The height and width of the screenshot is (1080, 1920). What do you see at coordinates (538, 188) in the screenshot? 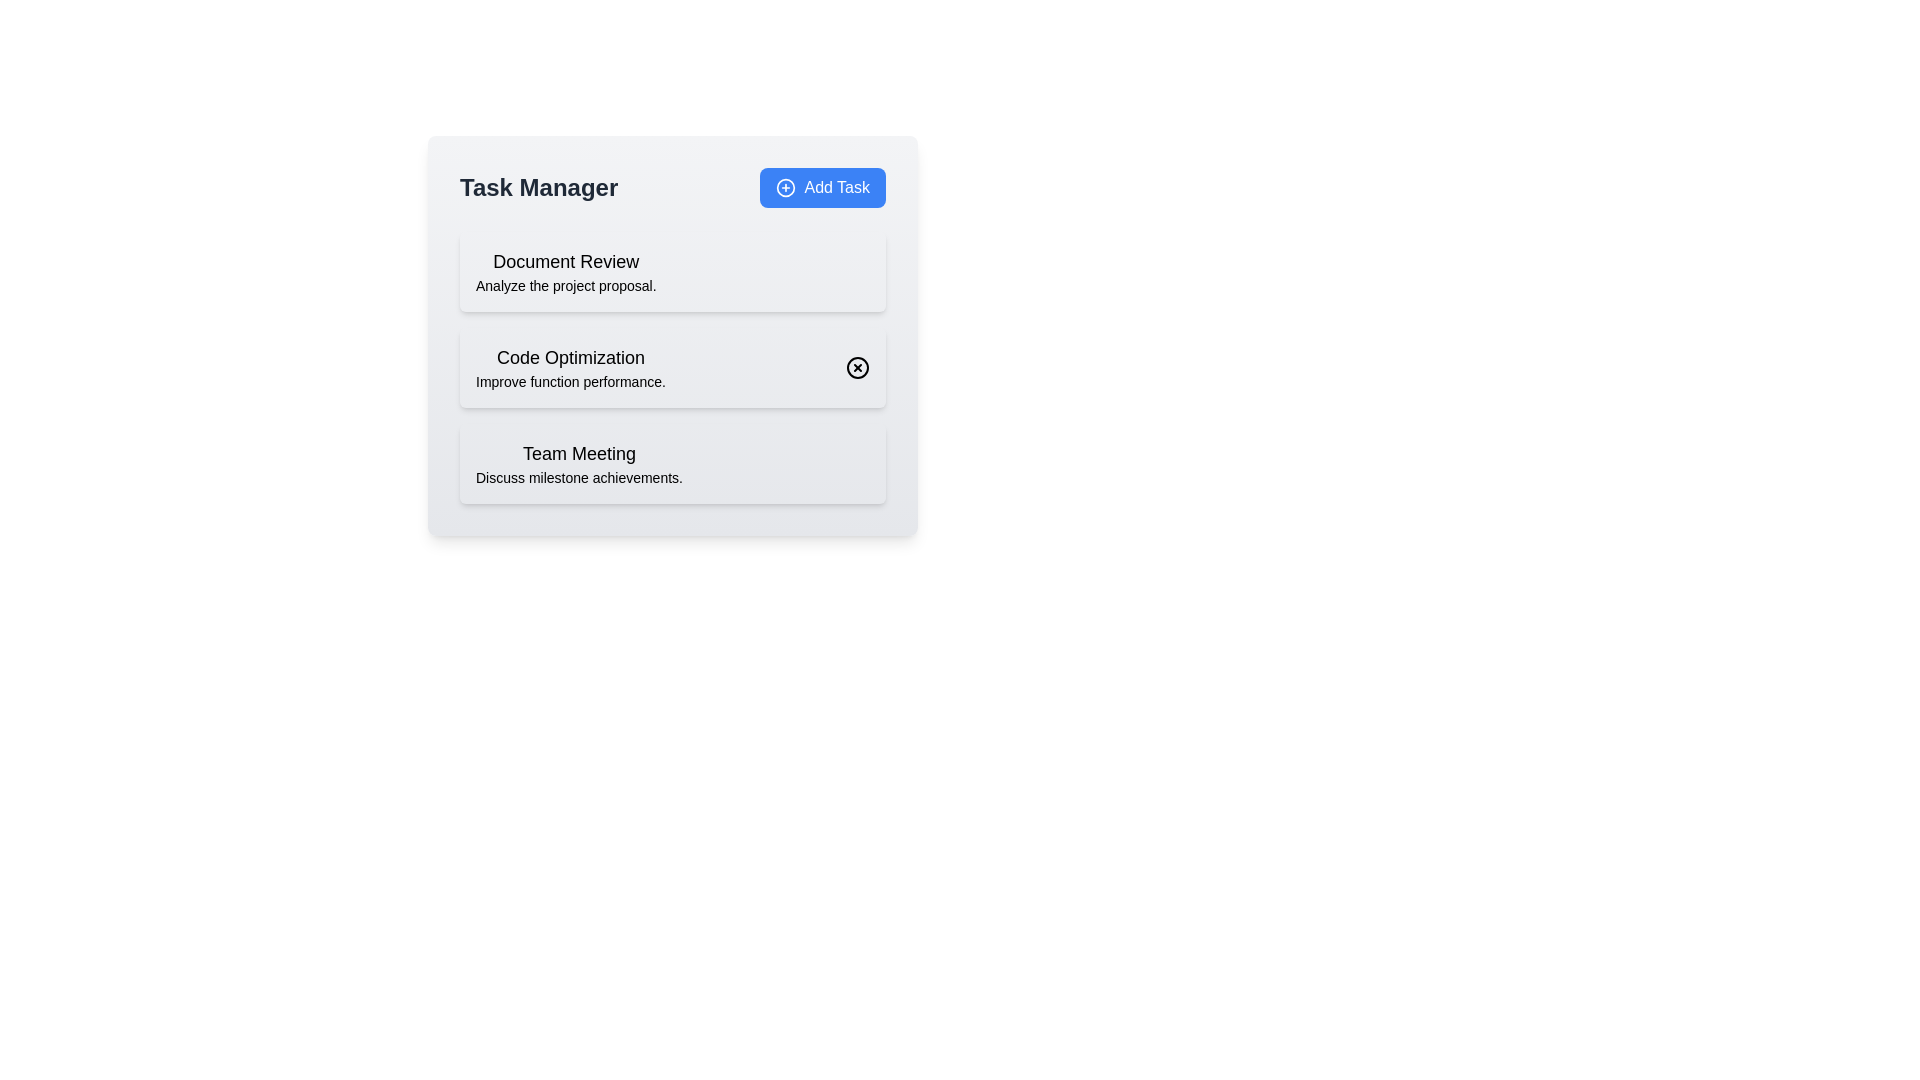
I see `the 'Task Manager' heading for inspection` at bounding box center [538, 188].